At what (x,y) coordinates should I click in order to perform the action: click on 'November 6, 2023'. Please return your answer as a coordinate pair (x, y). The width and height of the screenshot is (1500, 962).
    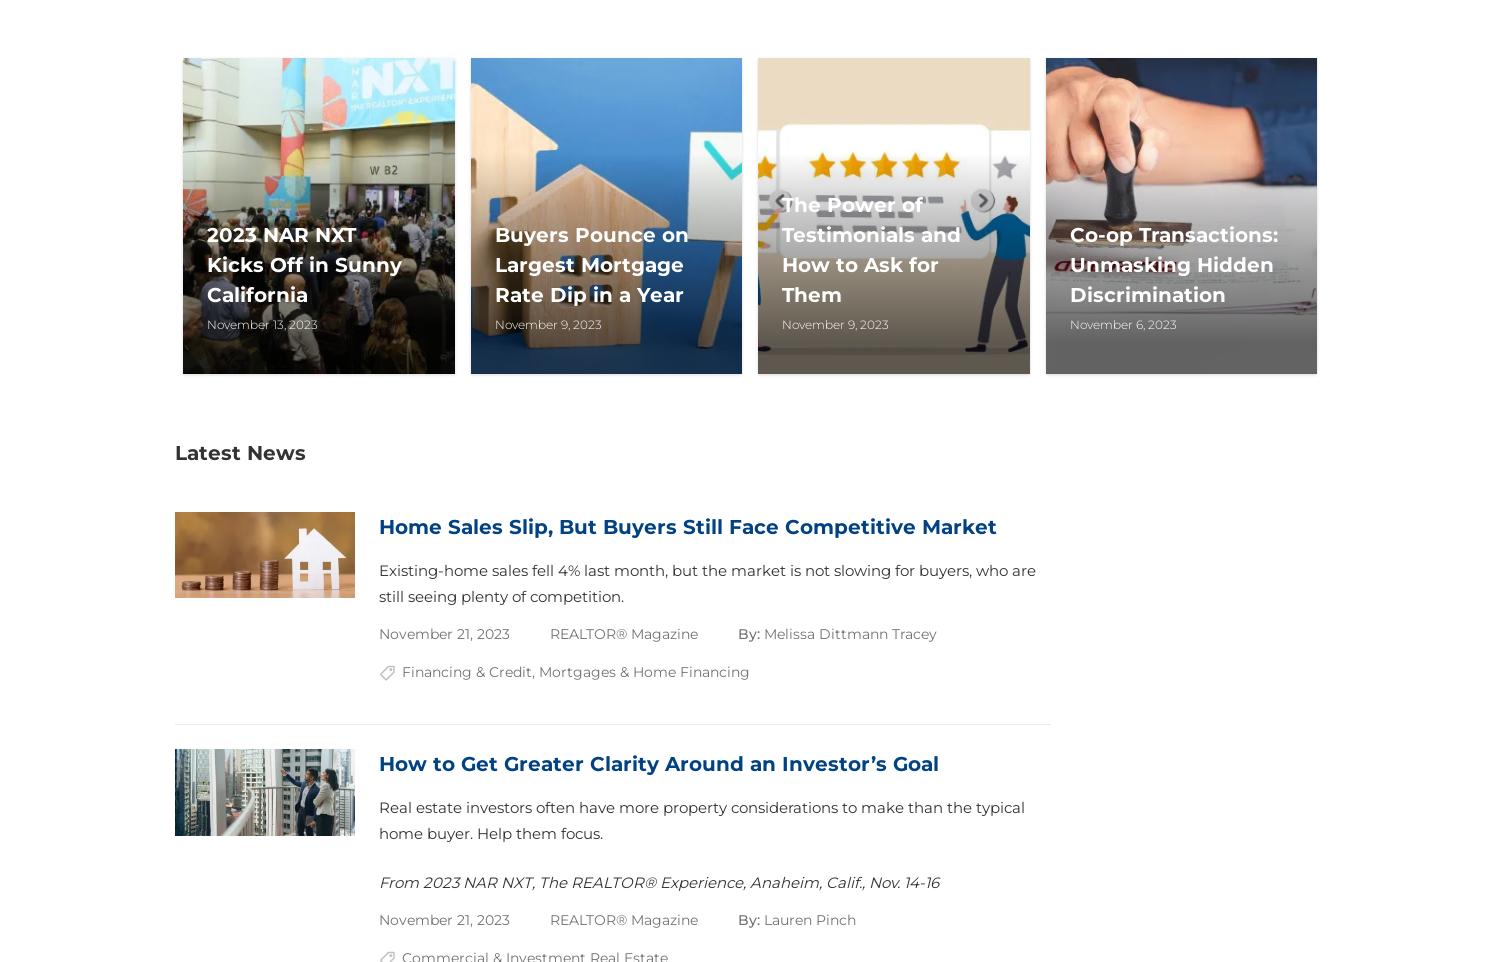
    Looking at the image, I should click on (1121, 322).